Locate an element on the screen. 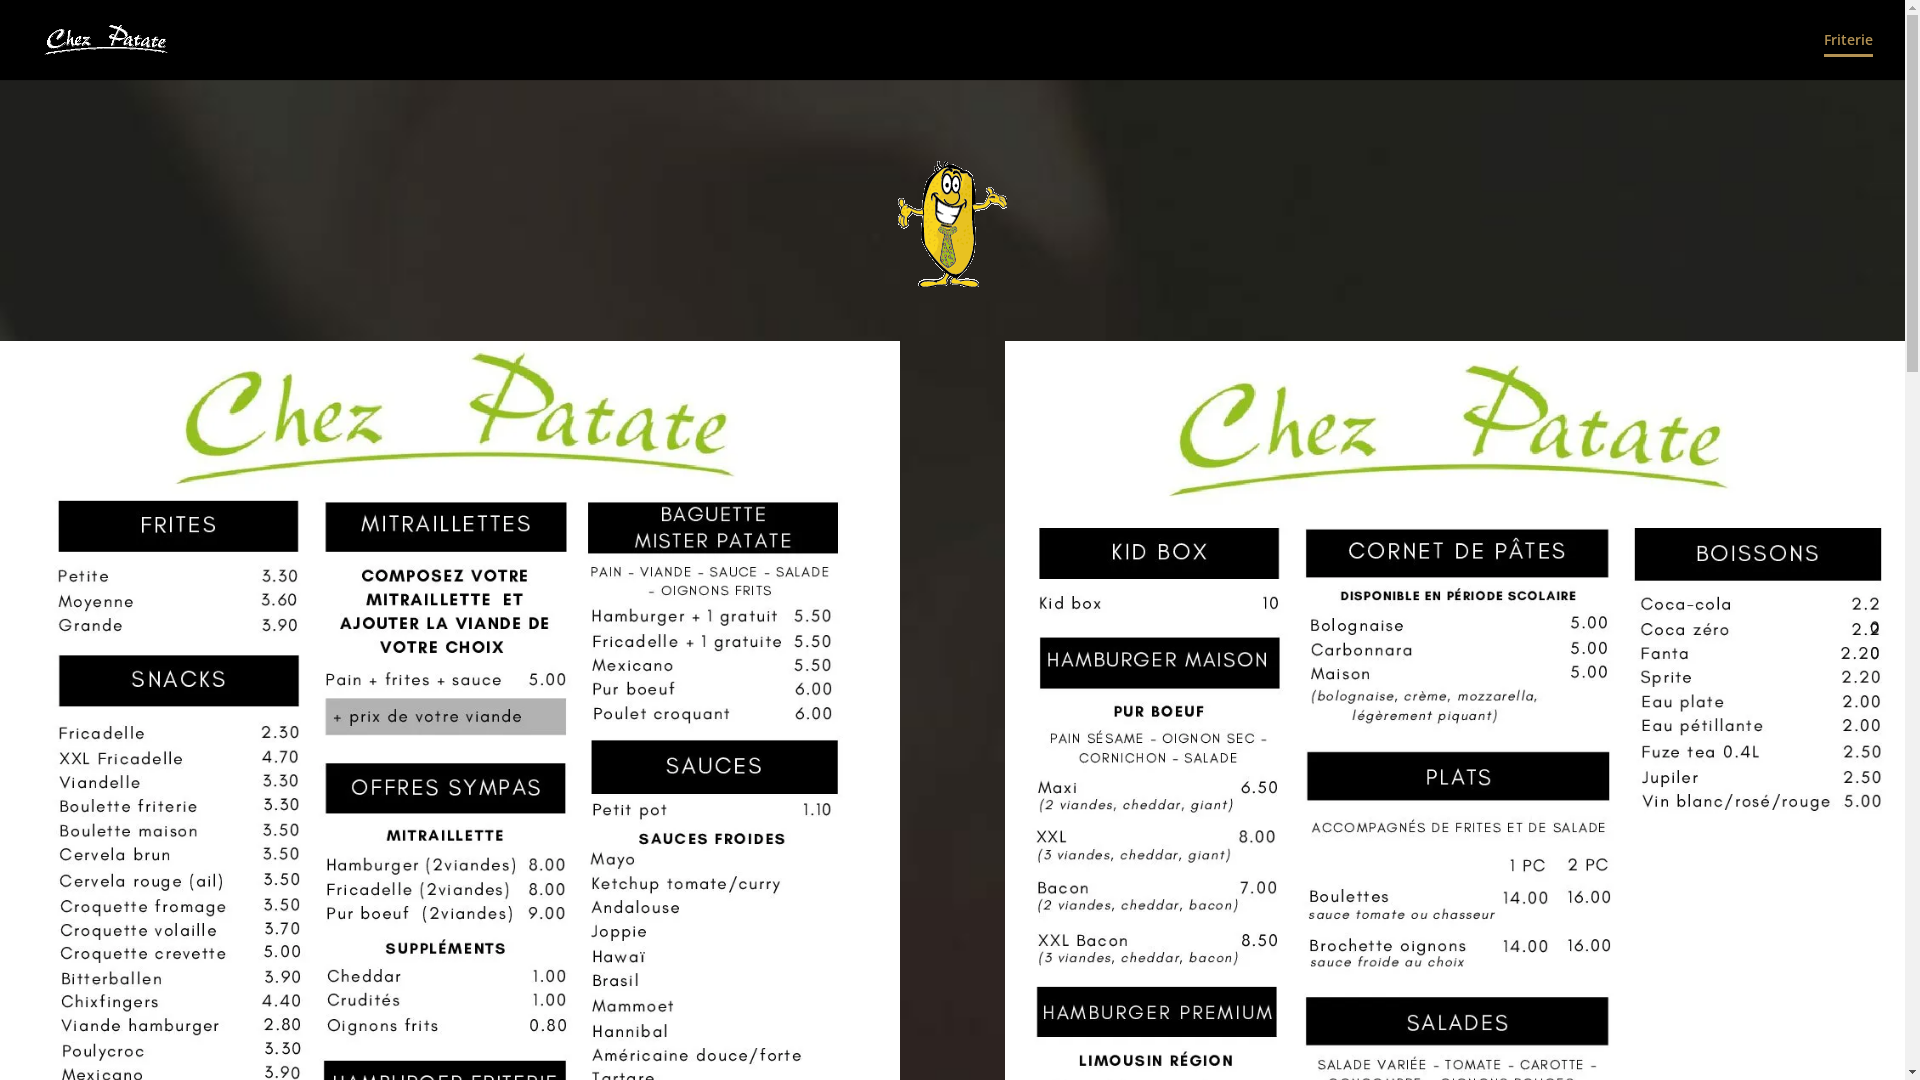 The height and width of the screenshot is (1080, 1920). 'Friterie' is located at coordinates (1847, 55).